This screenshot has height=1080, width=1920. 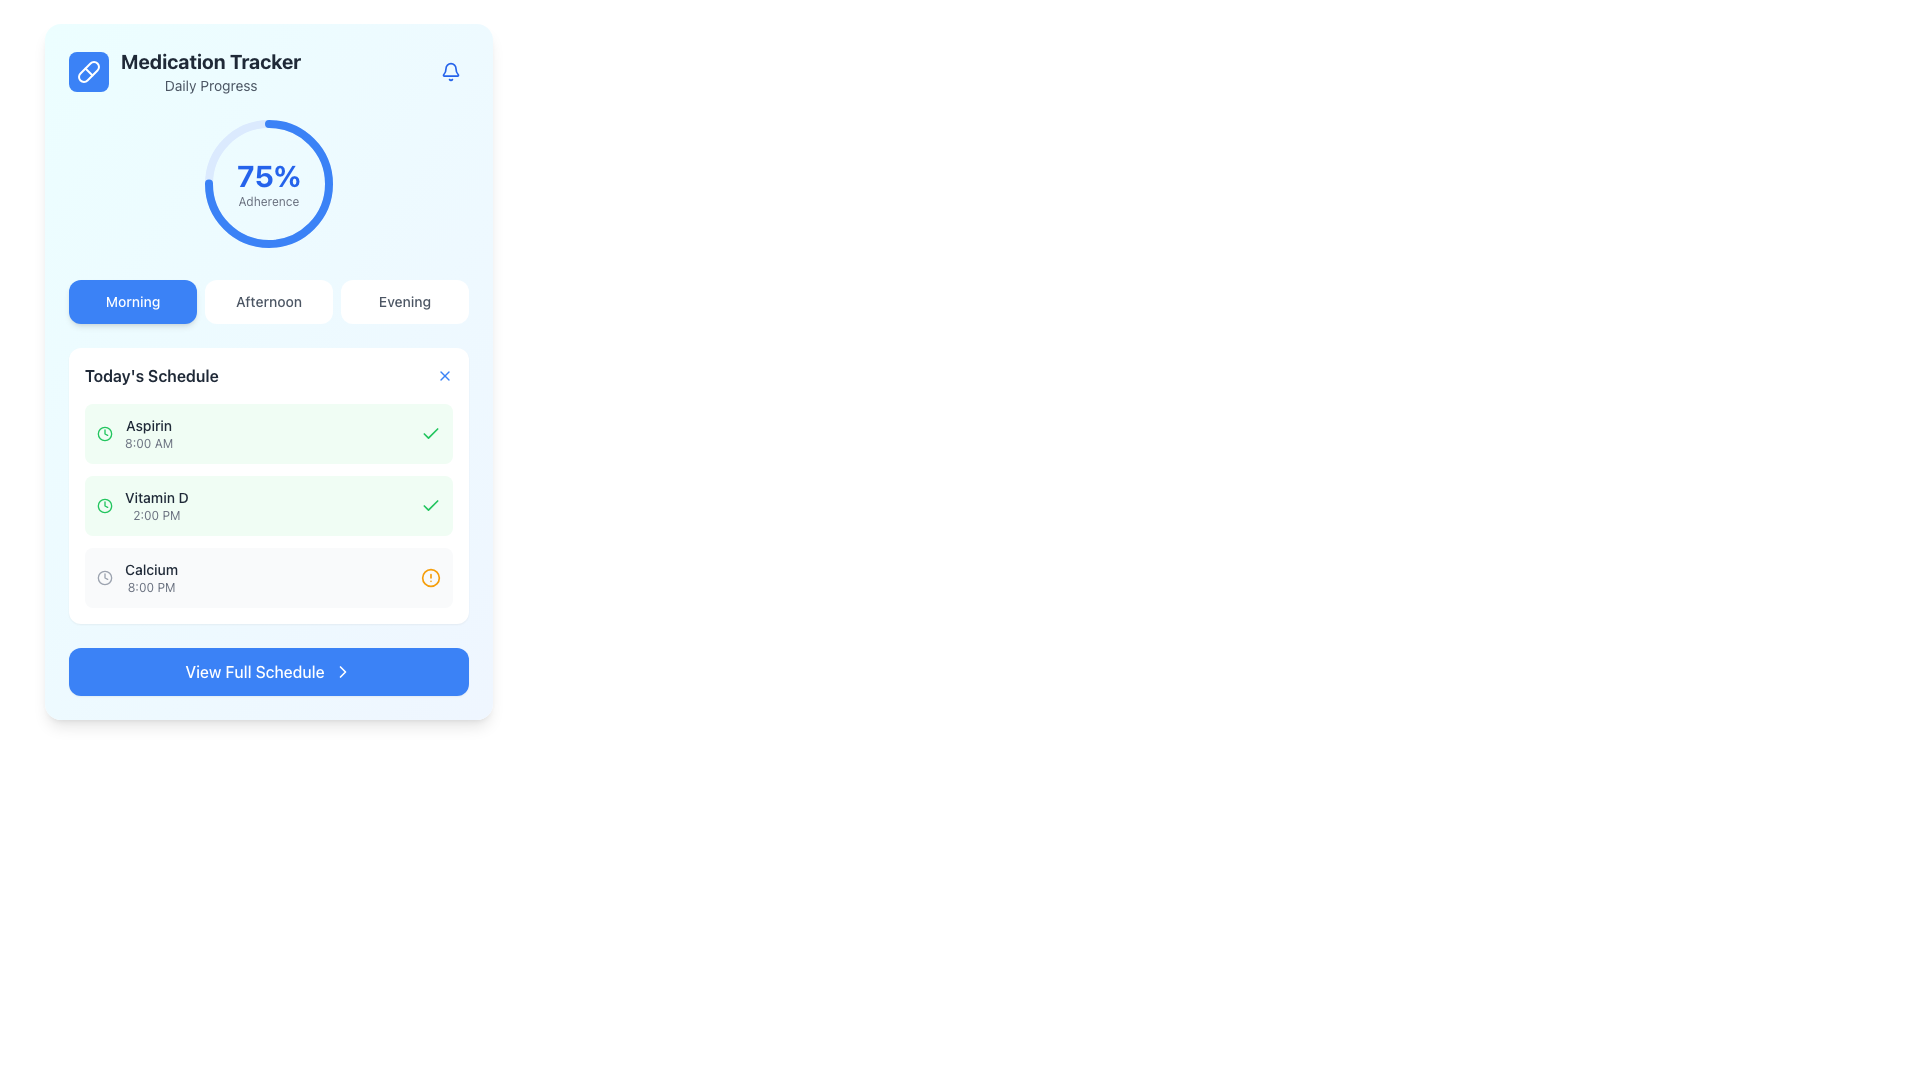 What do you see at coordinates (267, 174) in the screenshot?
I see `percentage value displayed in the Text Label located centrally within the circular graphical component above the word 'Adherence' in the 'Medication Tracker' section` at bounding box center [267, 174].